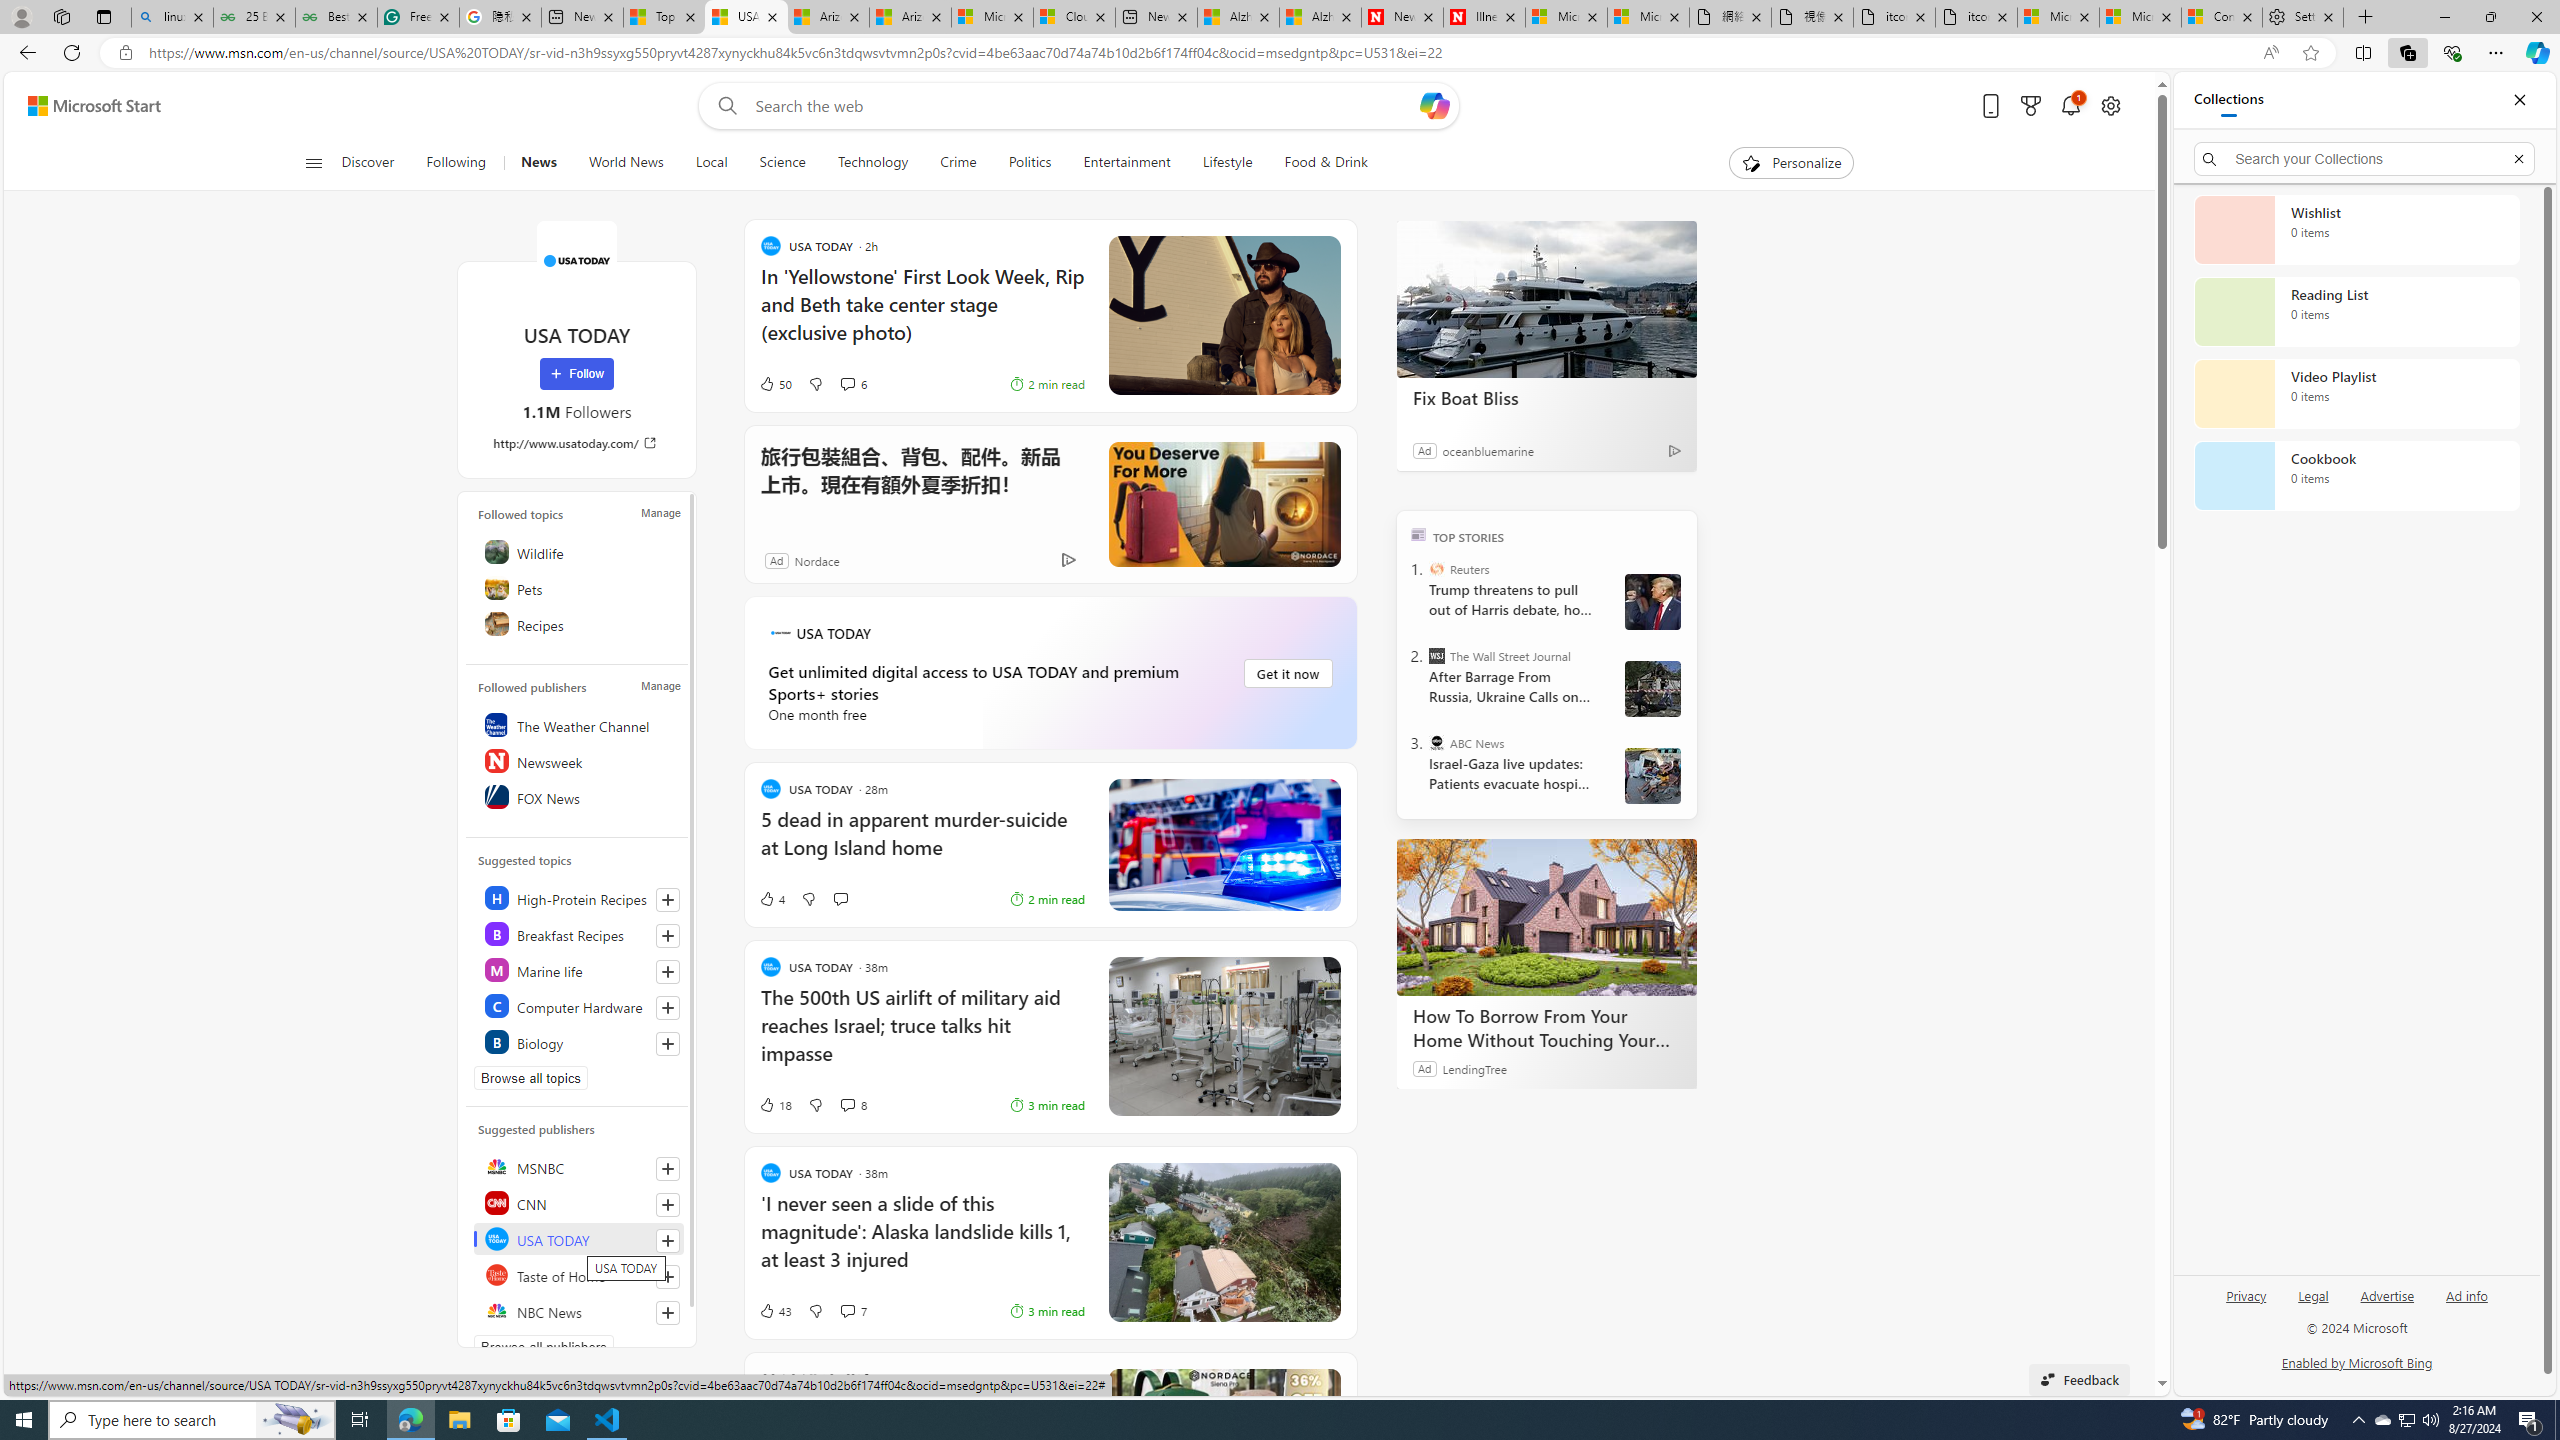 This screenshot has width=2560, height=1440. What do you see at coordinates (774, 382) in the screenshot?
I see `'50 Like'` at bounding box center [774, 382].